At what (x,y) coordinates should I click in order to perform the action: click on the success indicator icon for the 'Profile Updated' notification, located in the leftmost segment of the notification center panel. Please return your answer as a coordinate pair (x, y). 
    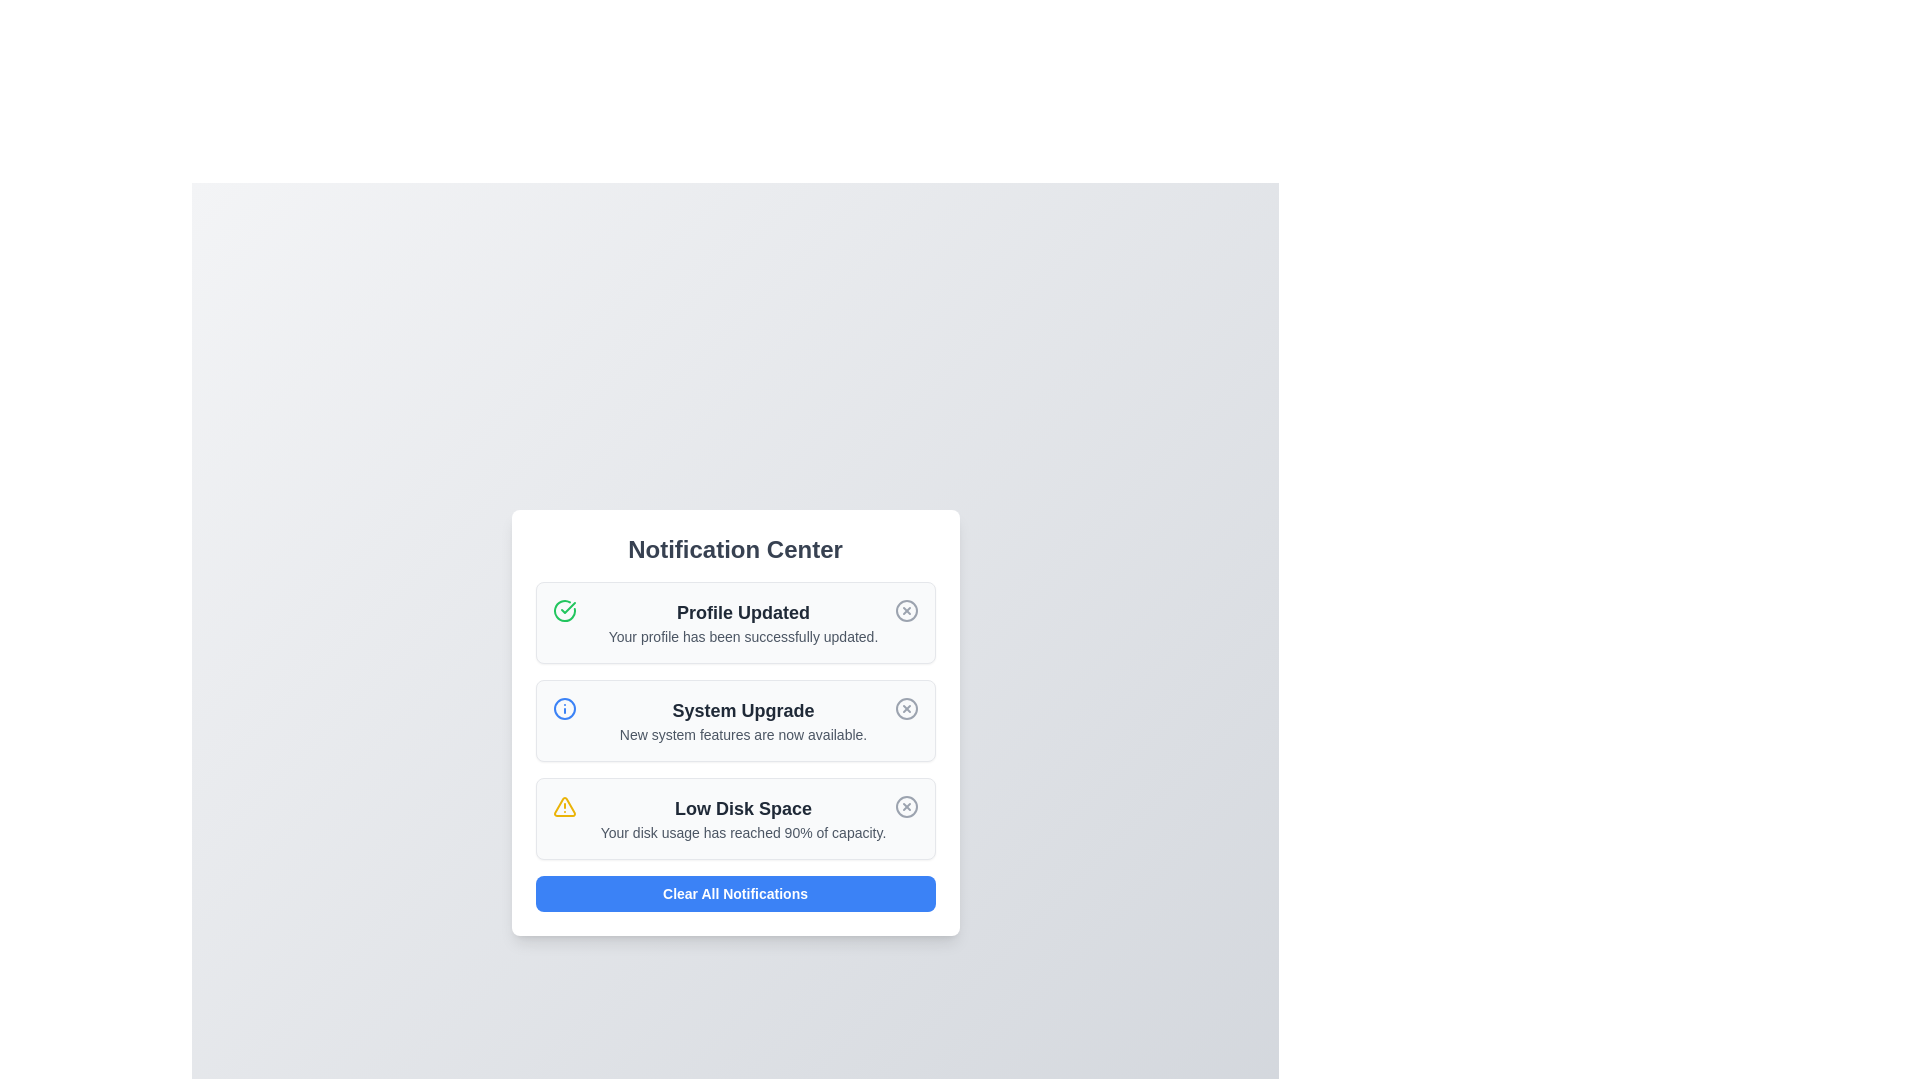
    Looking at the image, I should click on (566, 607).